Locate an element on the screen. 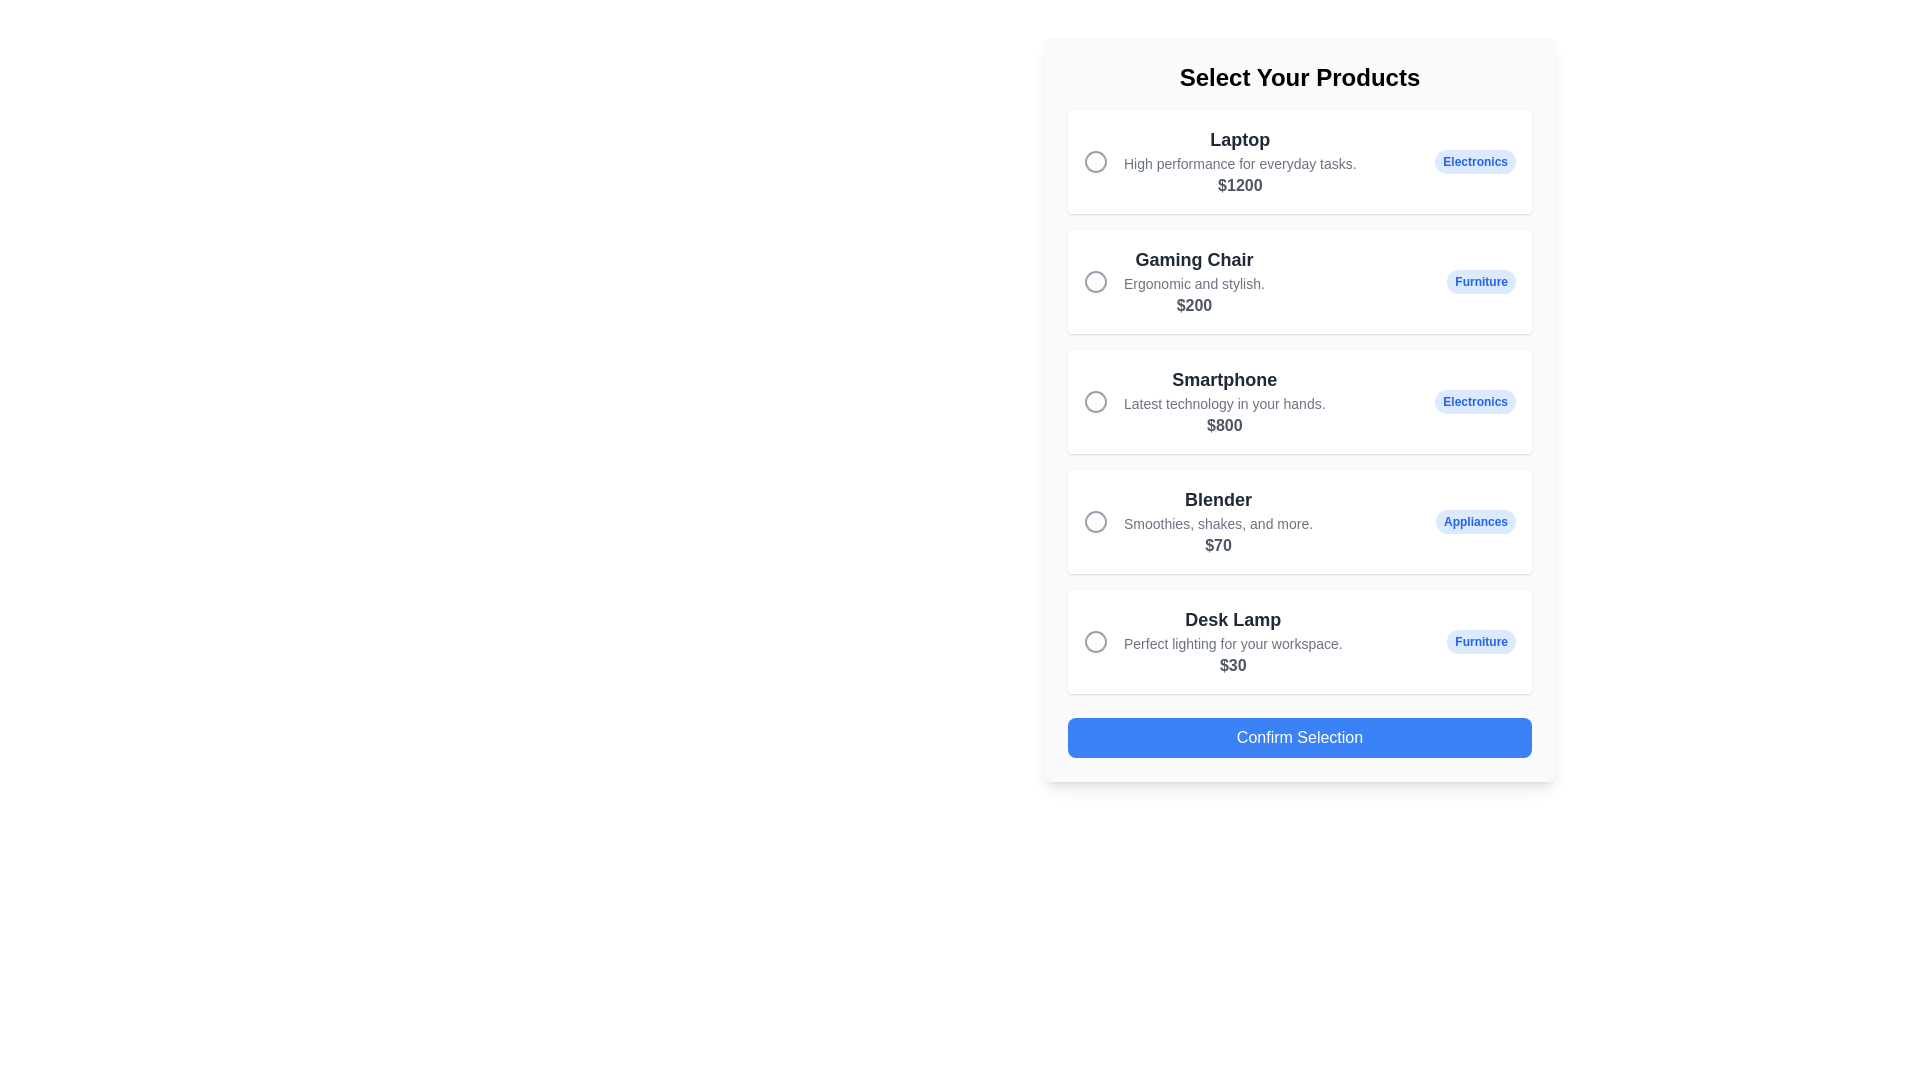  the second circle element in the vertical list is located at coordinates (1094, 281).